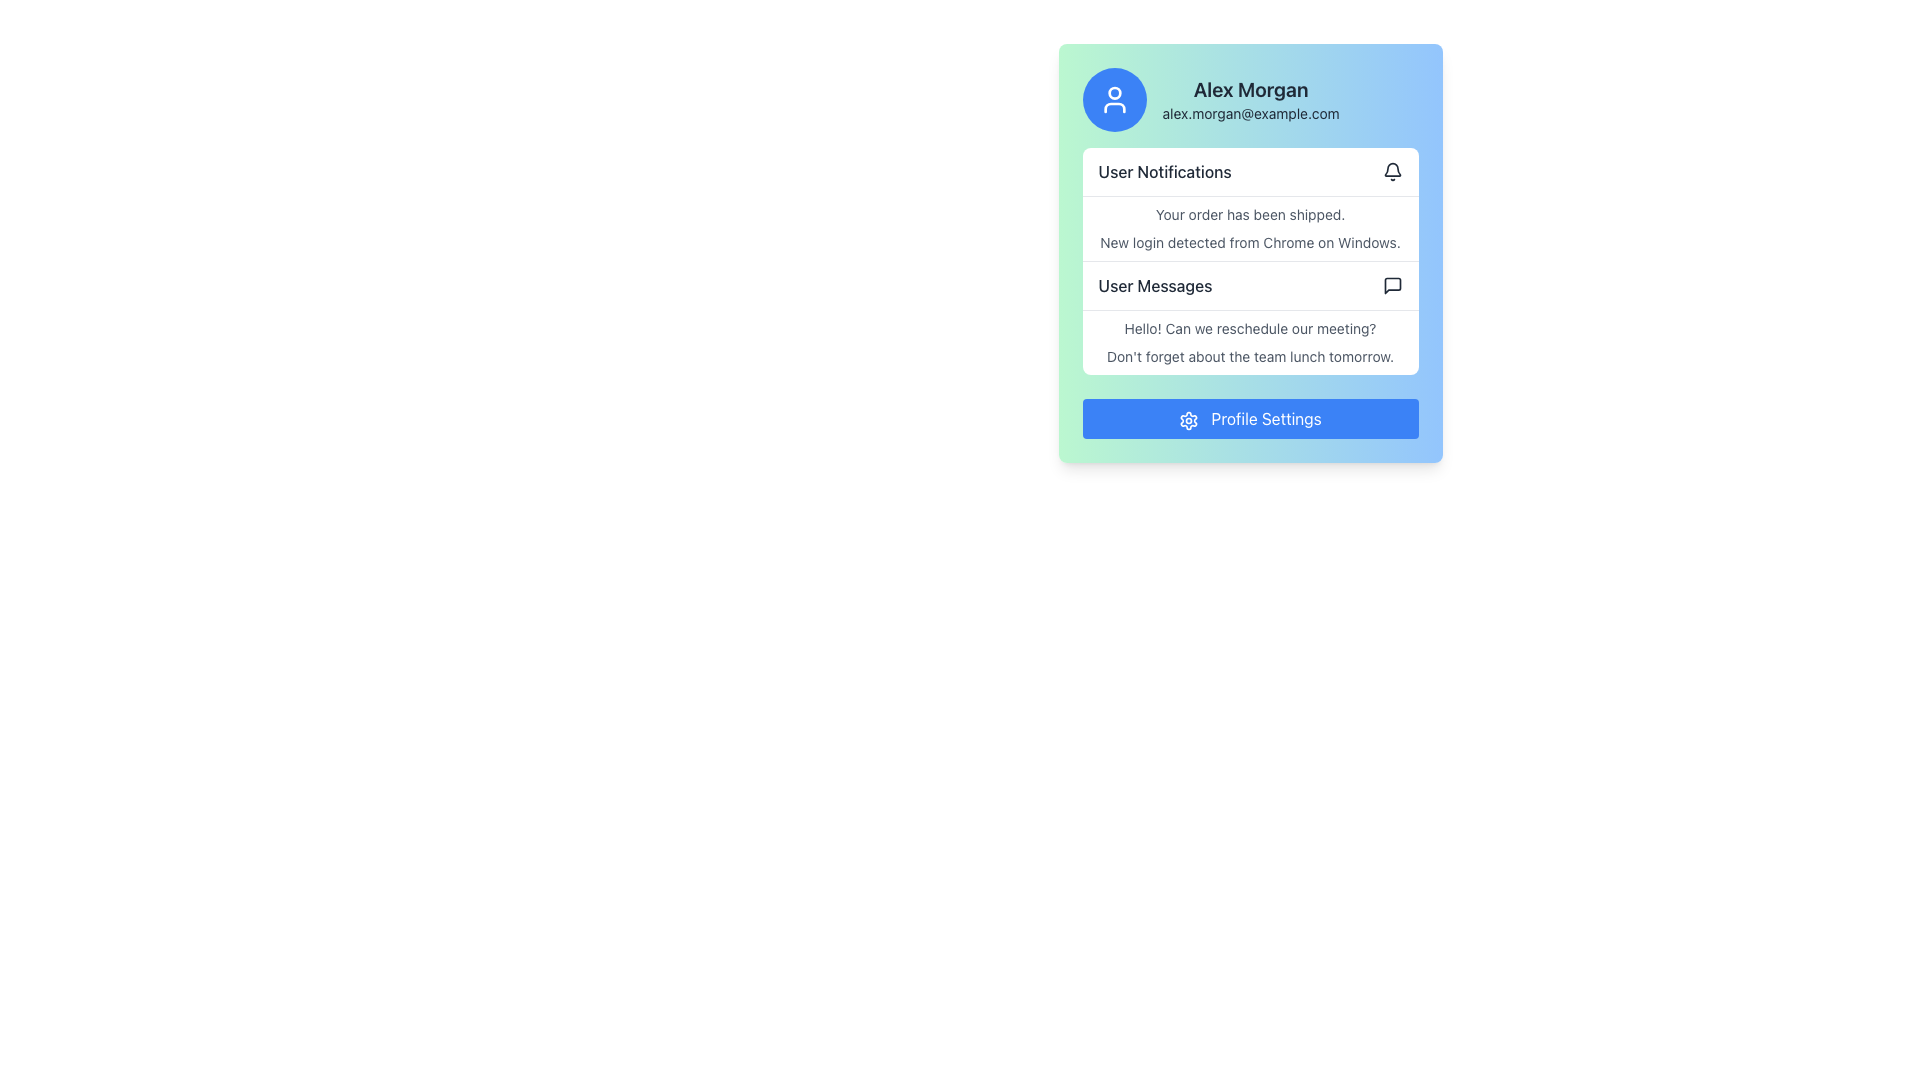 The height and width of the screenshot is (1080, 1920). Describe the element at coordinates (1250, 88) in the screenshot. I see `display name text located at the top of the profile card, above the email address 'alex.morgan@example.com'` at that location.